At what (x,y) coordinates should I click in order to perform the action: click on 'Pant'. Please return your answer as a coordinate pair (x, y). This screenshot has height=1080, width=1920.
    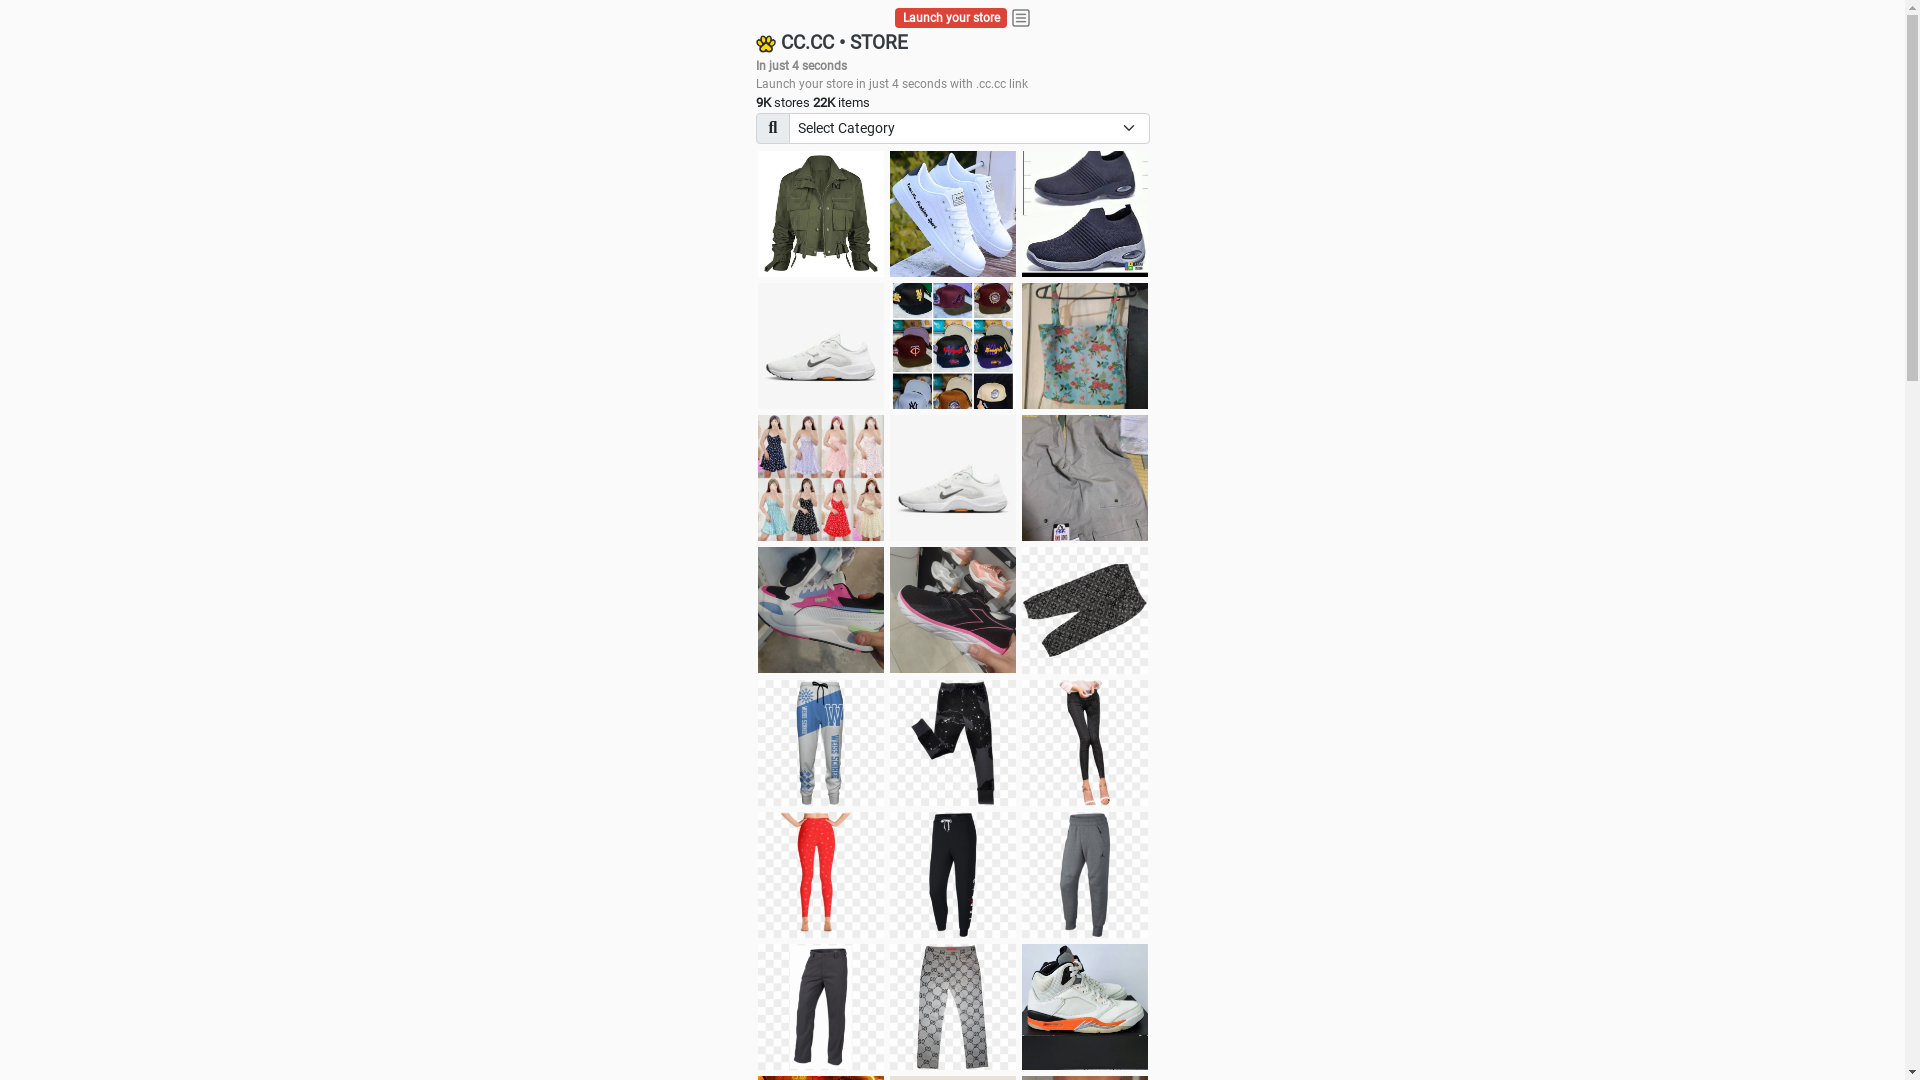
    Looking at the image, I should click on (952, 743).